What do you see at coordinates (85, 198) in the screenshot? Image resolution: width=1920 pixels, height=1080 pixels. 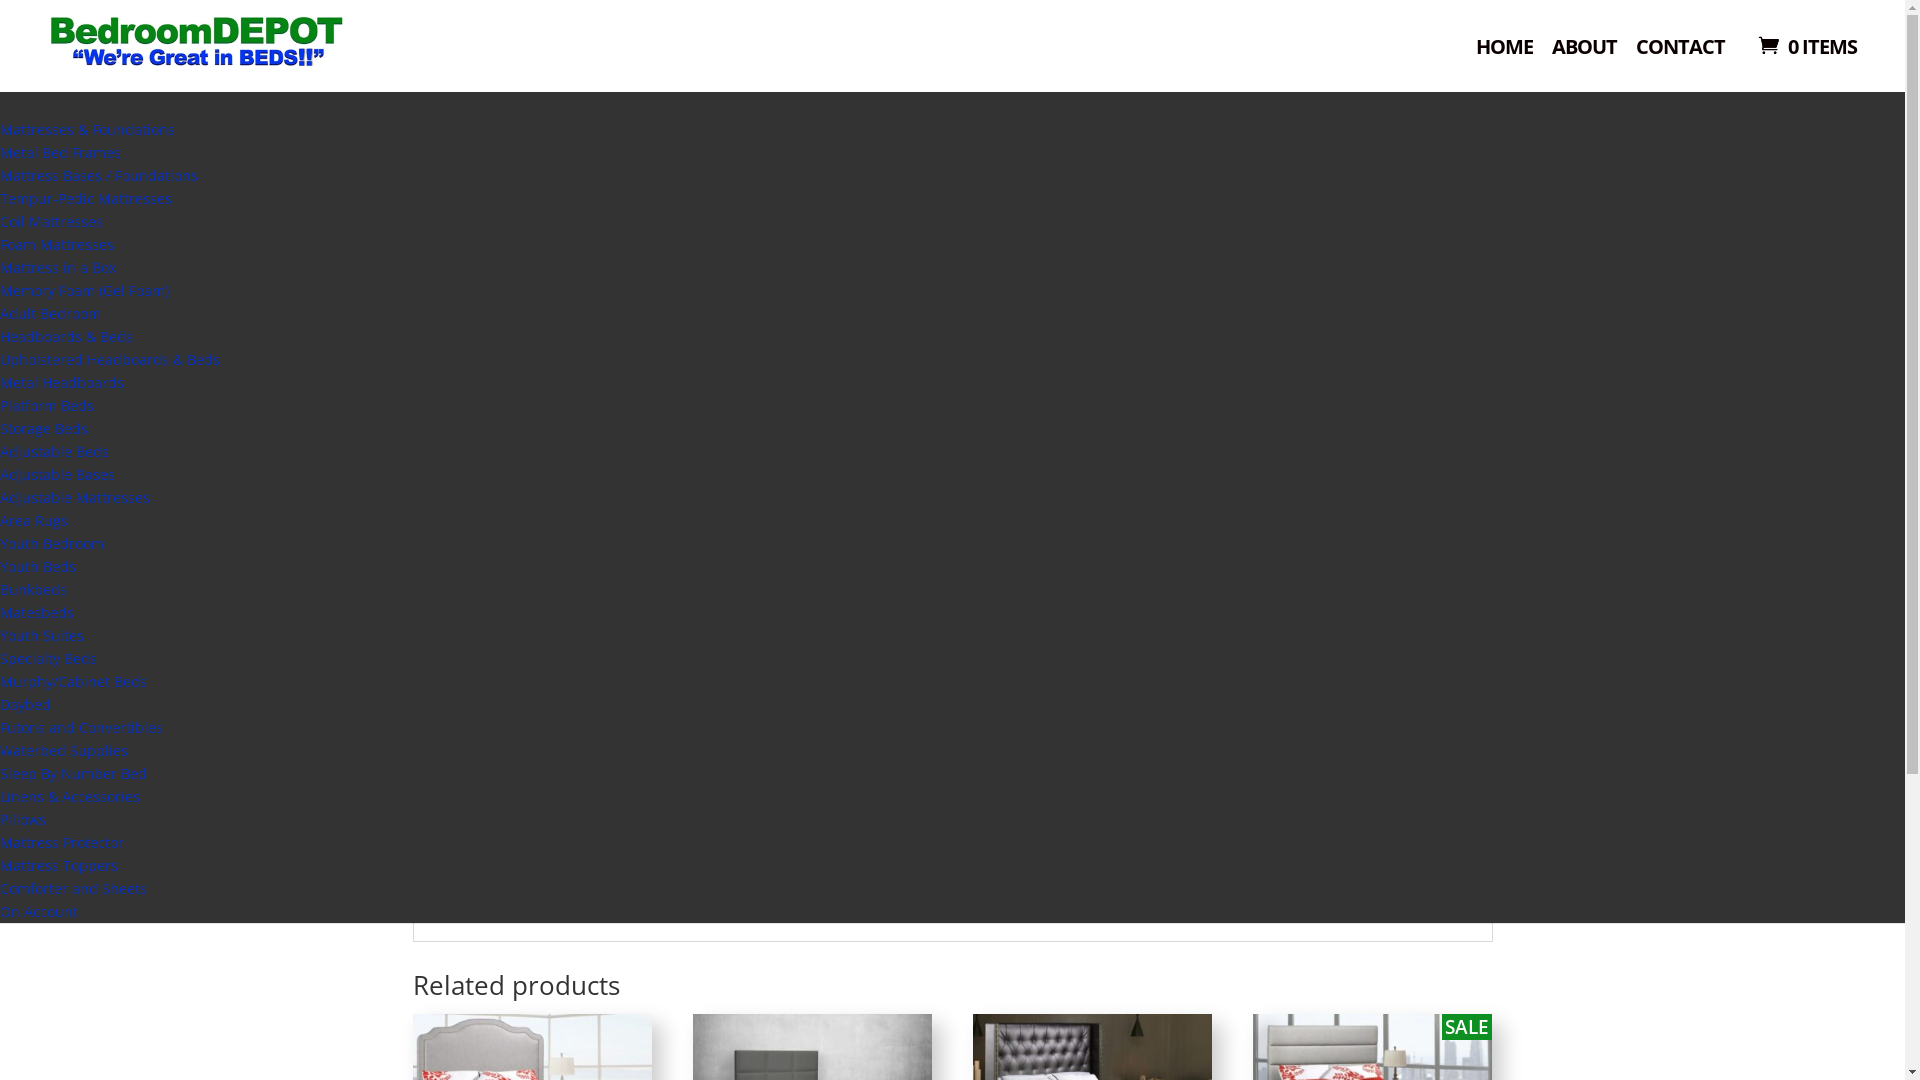 I see `'Tempur-Pedic Mattresses'` at bounding box center [85, 198].